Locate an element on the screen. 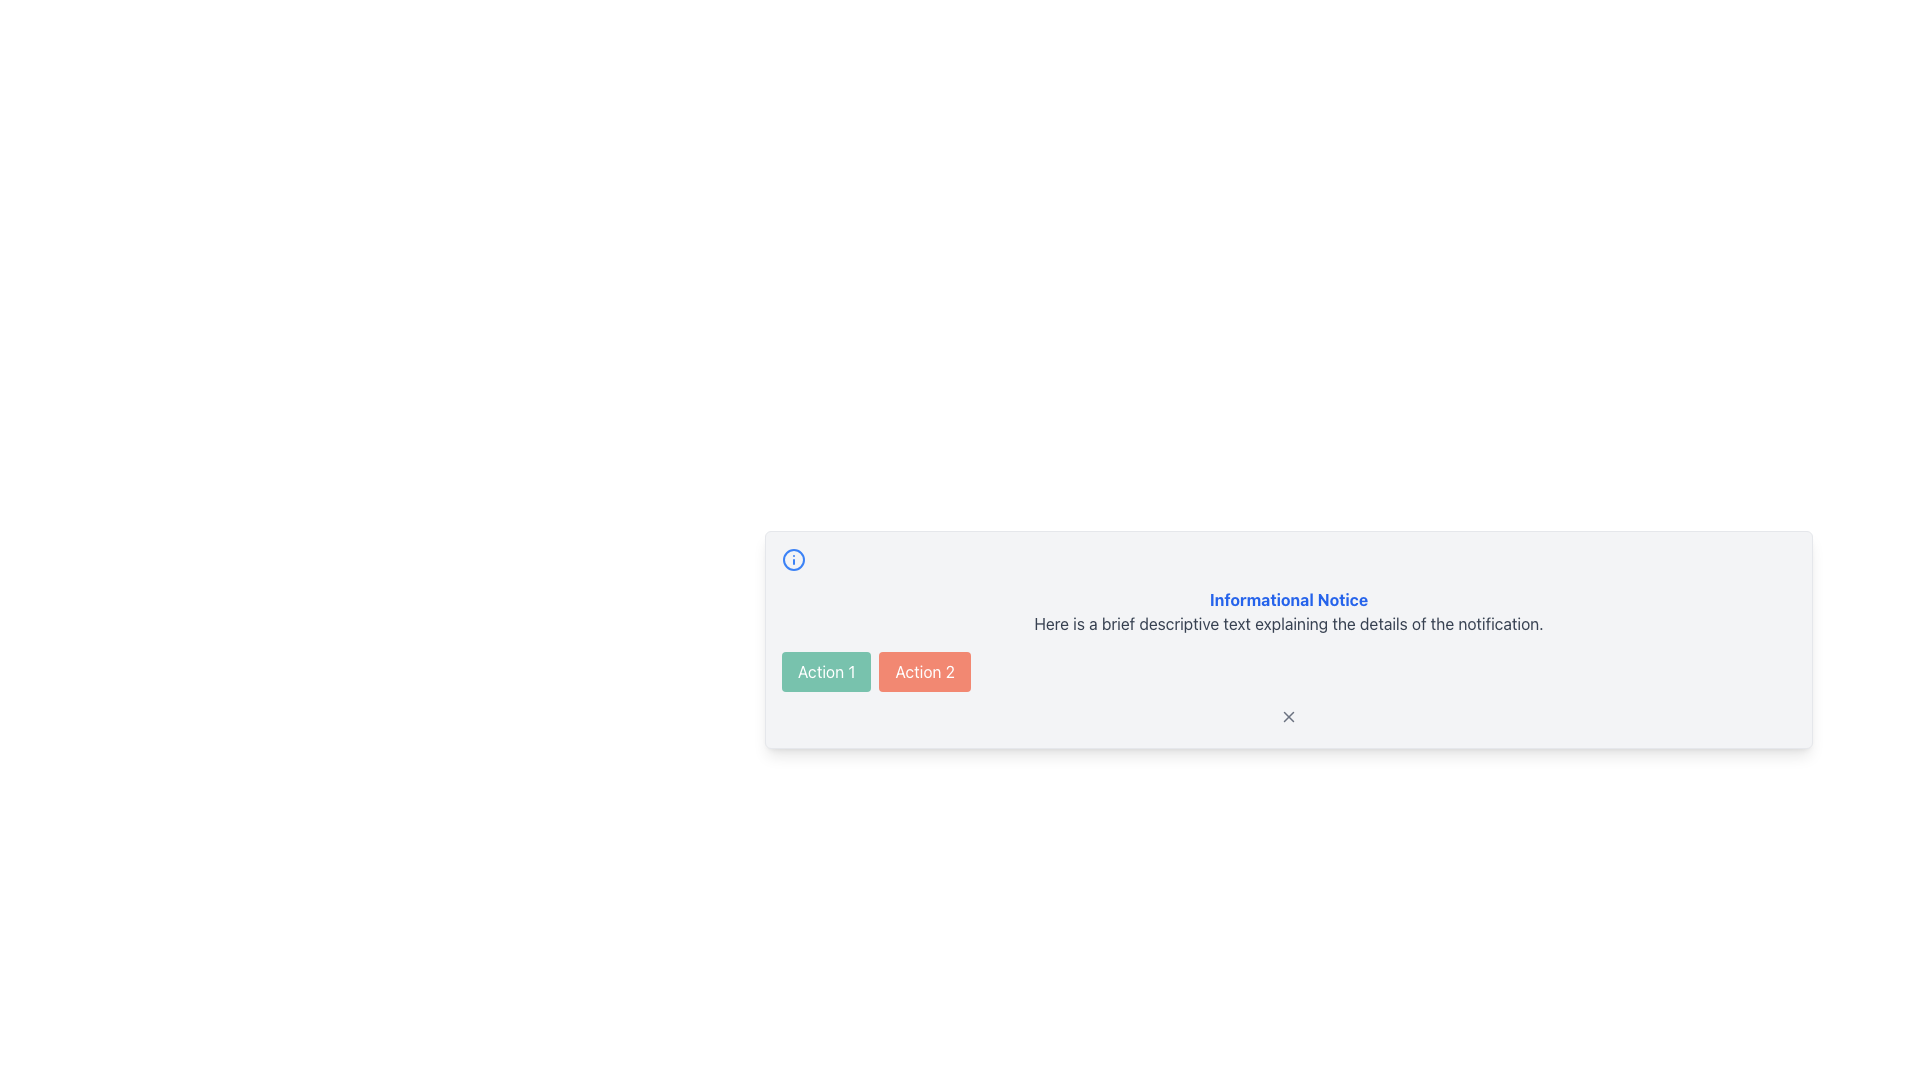  the 'Informational Notice' text header, which is styled in bold blue font and is located above the descriptive text is located at coordinates (1289, 599).